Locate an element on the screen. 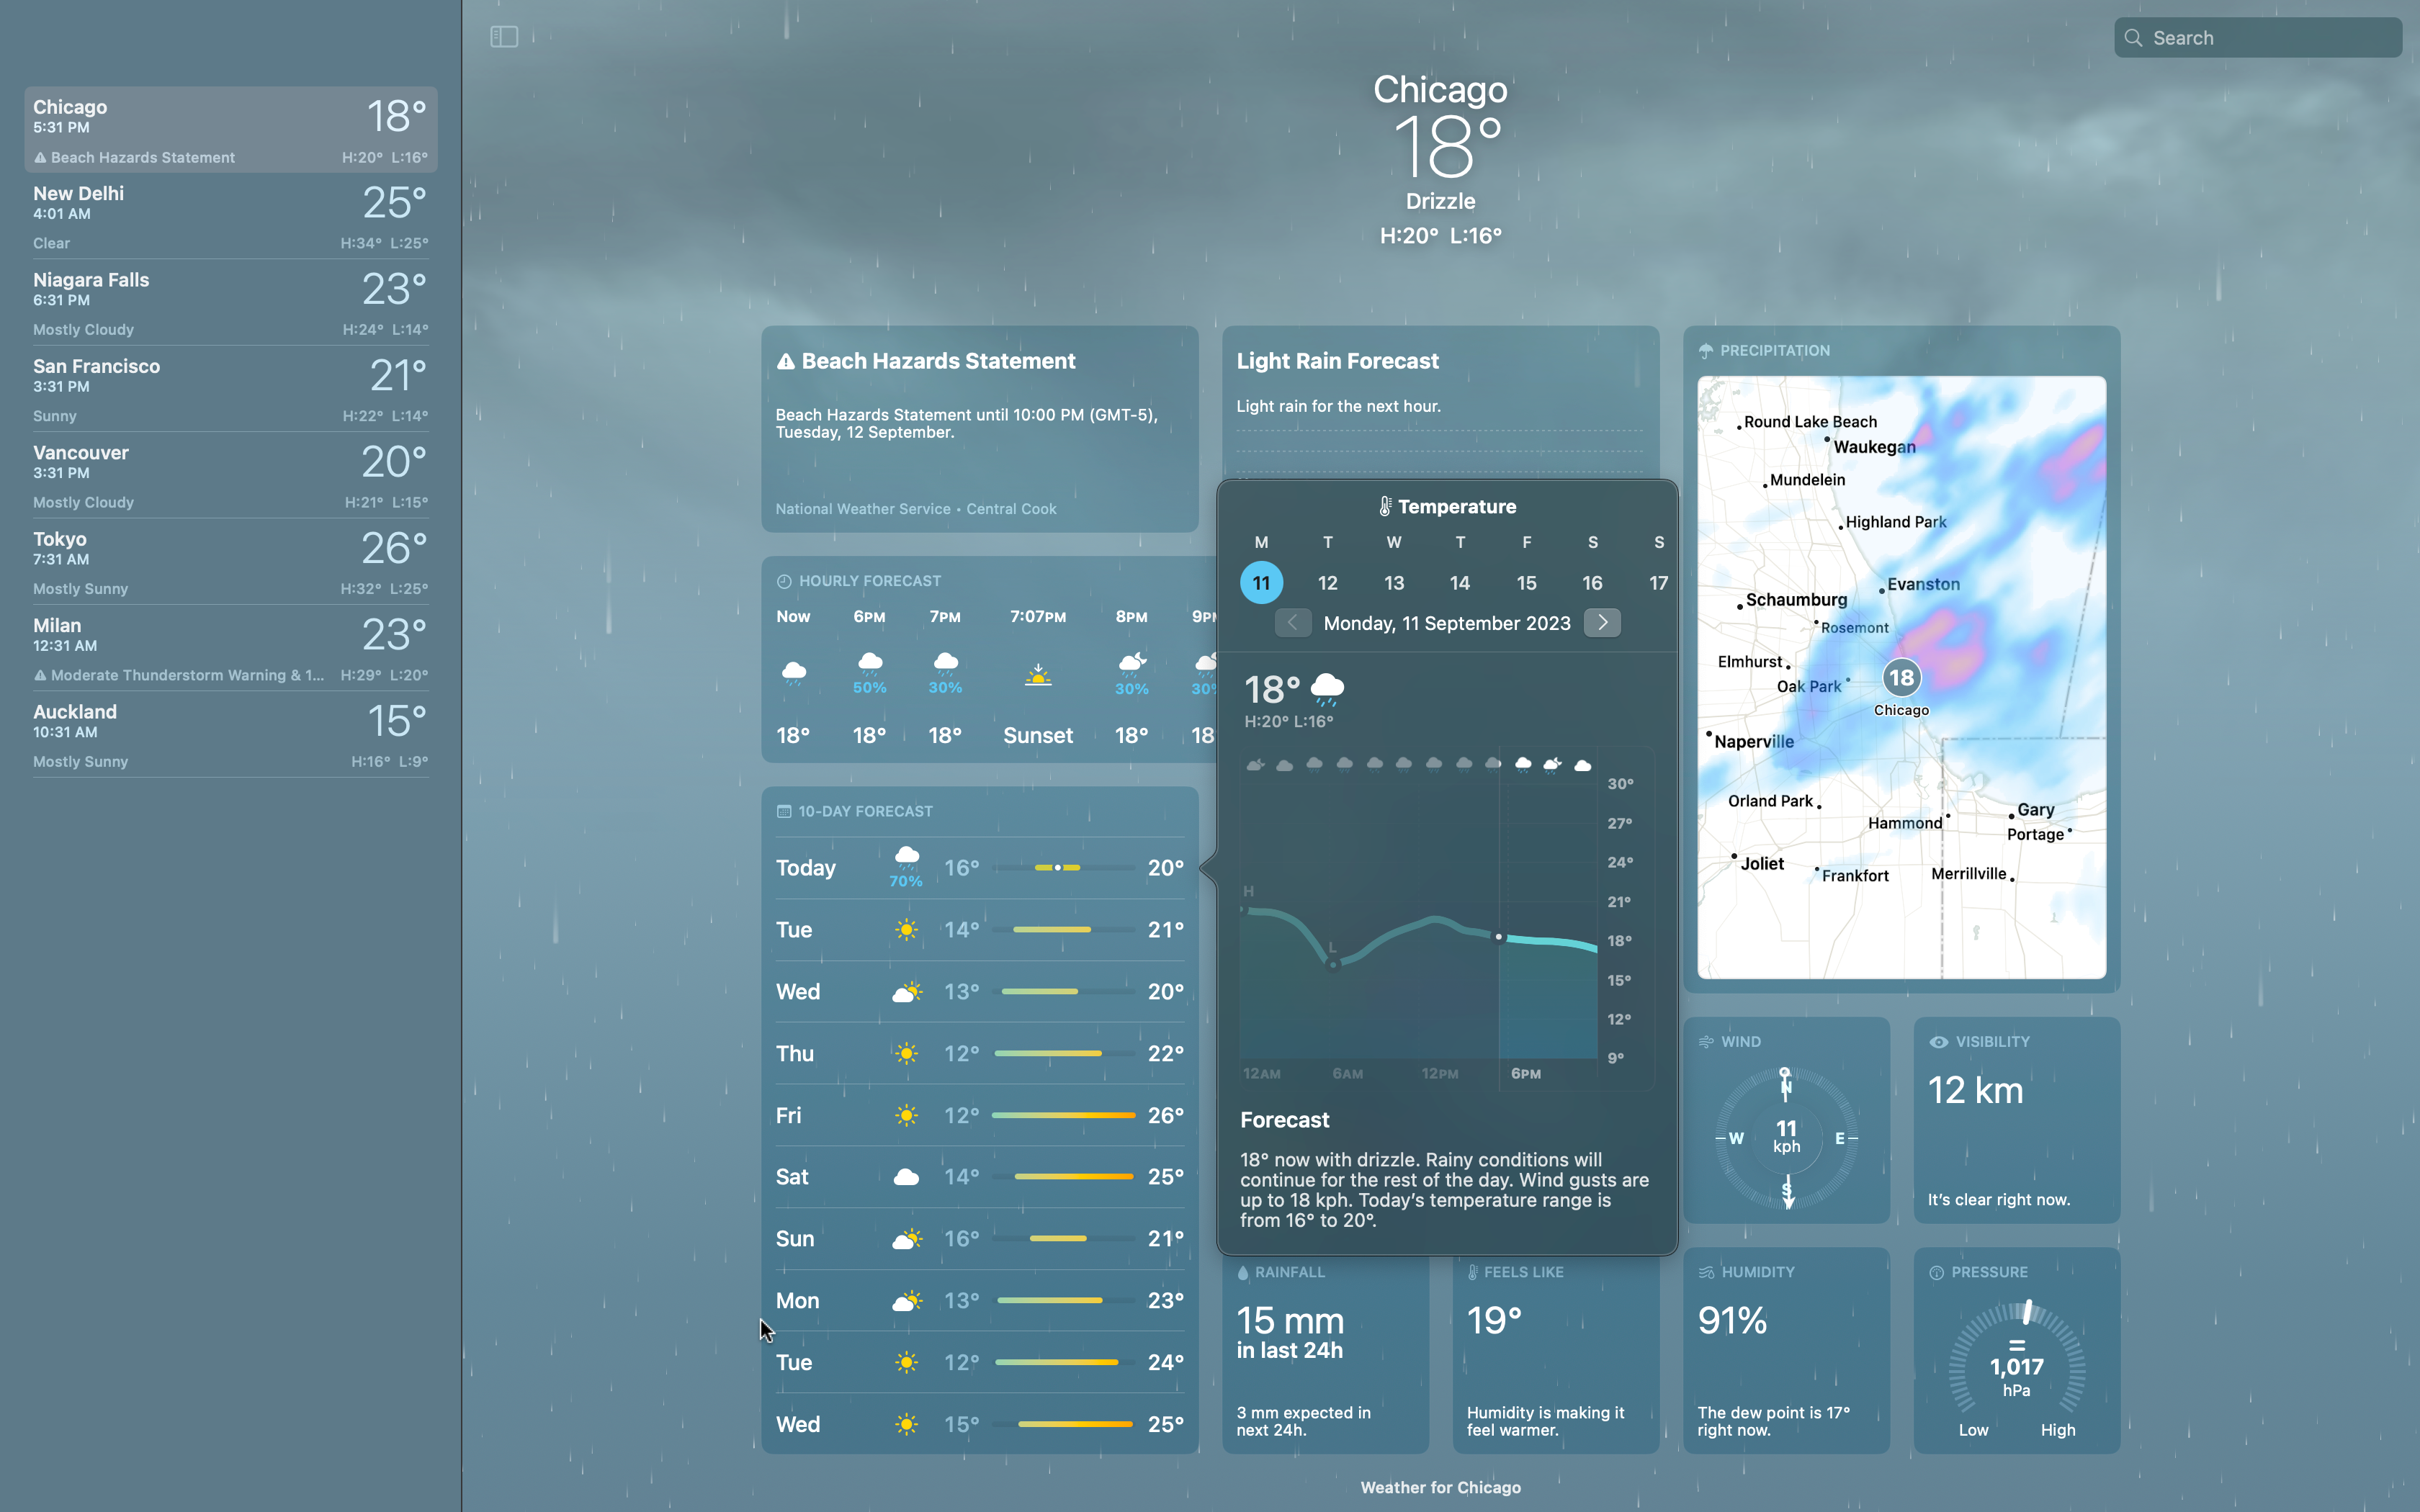  Locate and display the weather conditions for 6am is located at coordinates (1345, 921).